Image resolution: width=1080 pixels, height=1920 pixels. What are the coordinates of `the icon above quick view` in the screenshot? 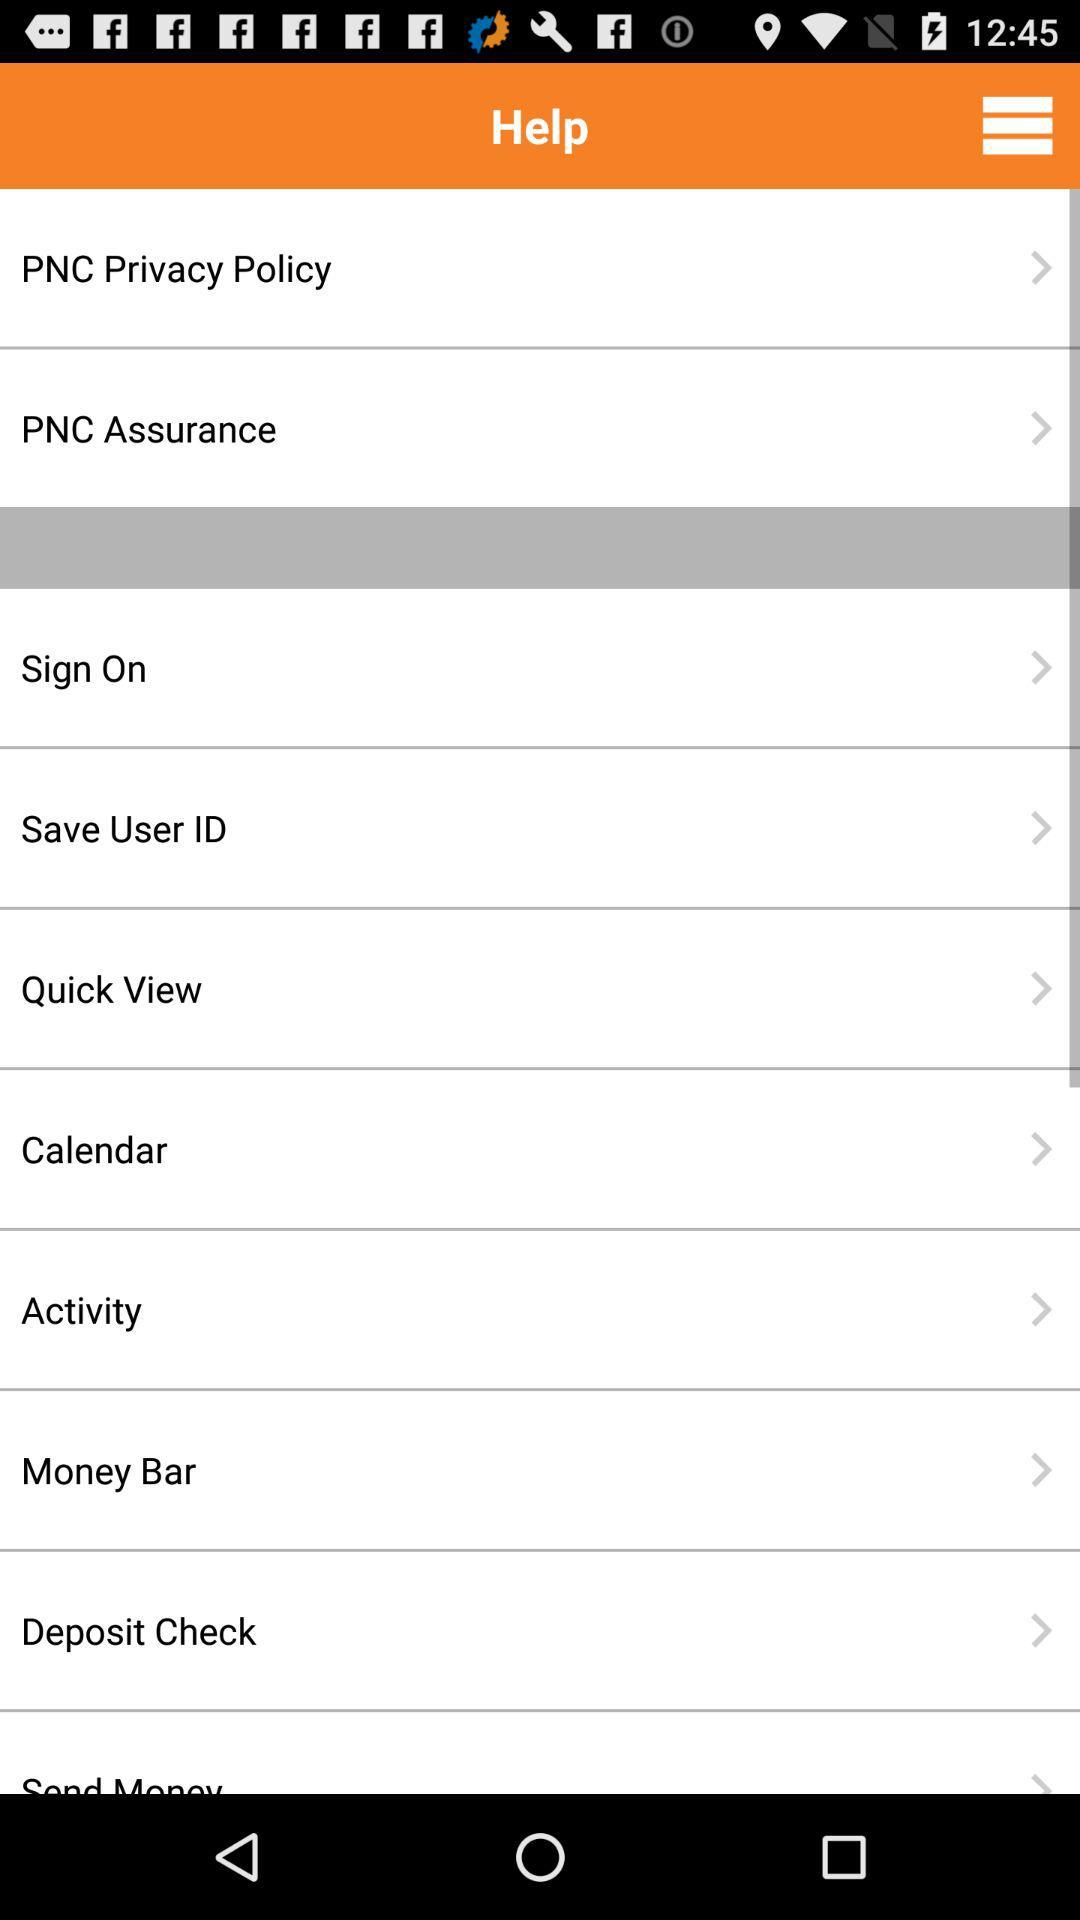 It's located at (475, 827).